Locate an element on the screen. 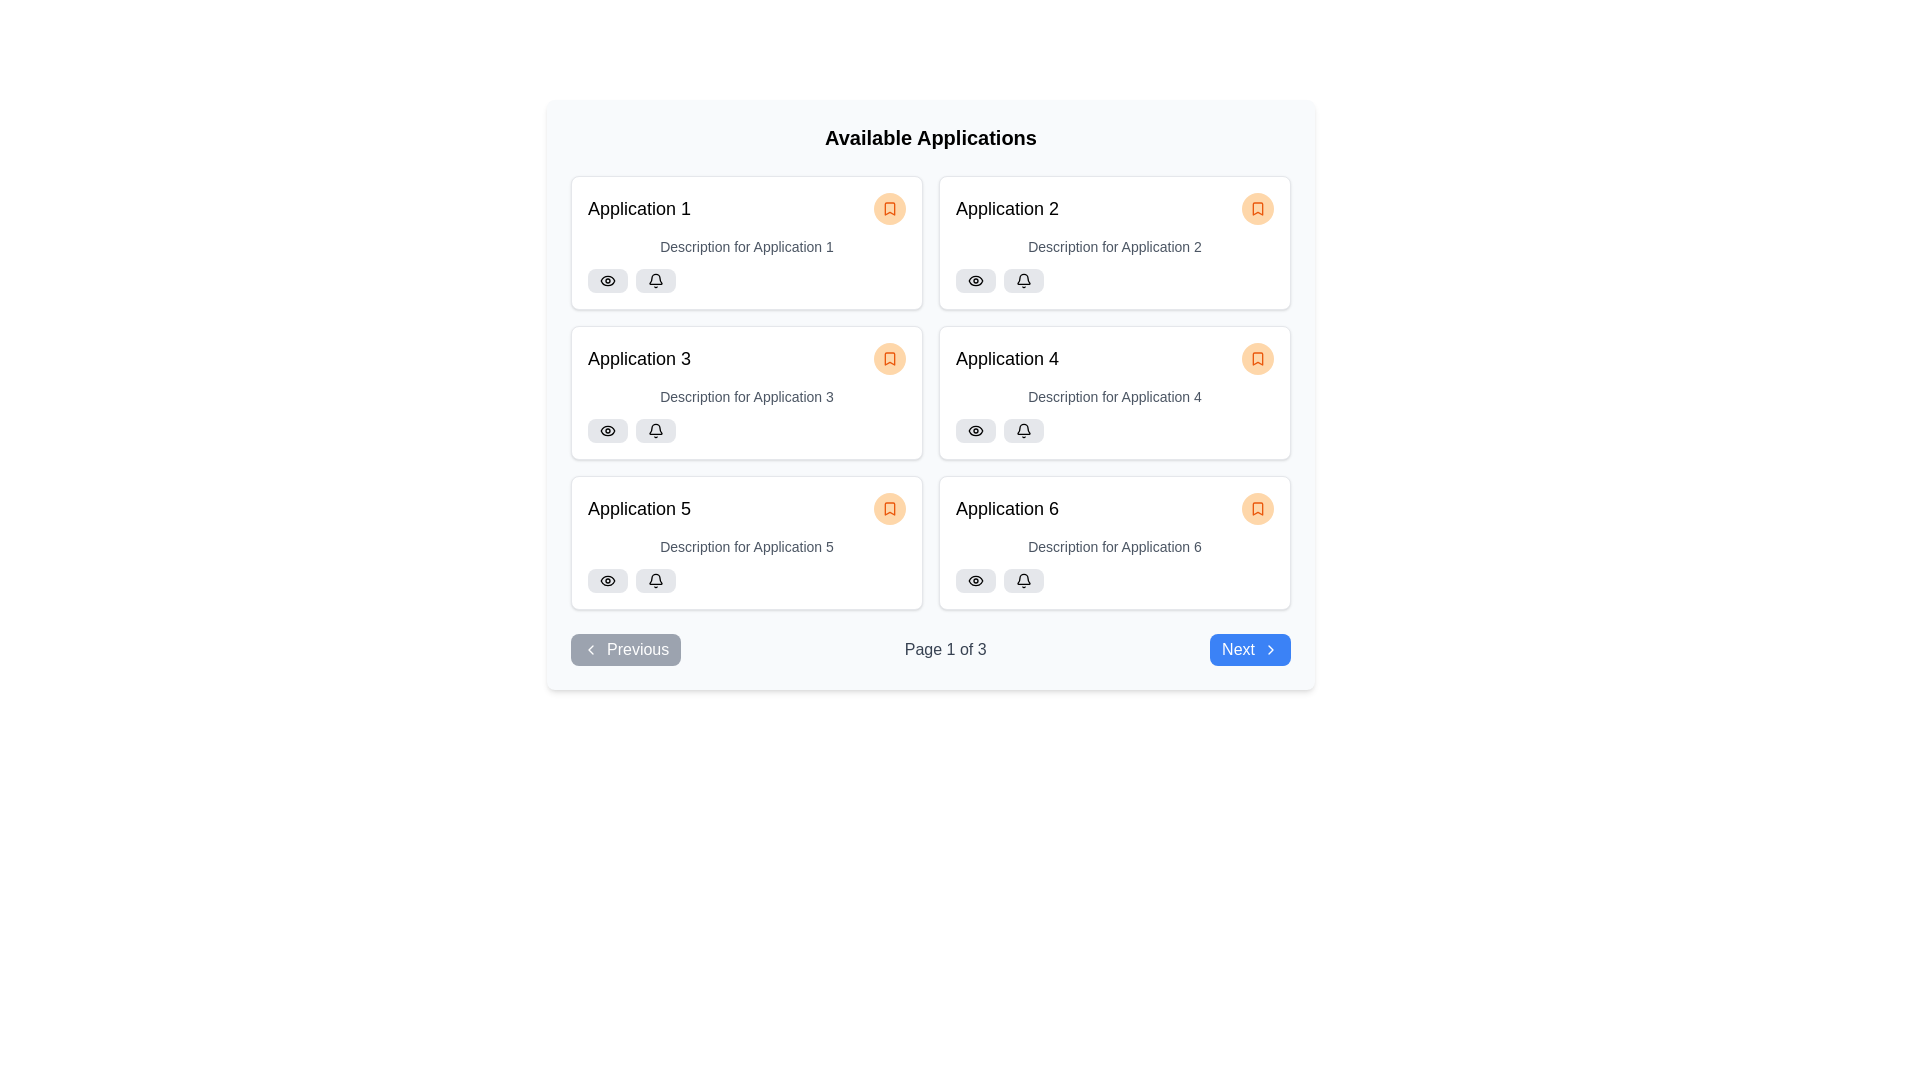 This screenshot has width=1920, height=1080. the bookmark icon located in the upper-right corner of the 'Application 3' card, which allows users to save or mark items for later access is located at coordinates (888, 357).